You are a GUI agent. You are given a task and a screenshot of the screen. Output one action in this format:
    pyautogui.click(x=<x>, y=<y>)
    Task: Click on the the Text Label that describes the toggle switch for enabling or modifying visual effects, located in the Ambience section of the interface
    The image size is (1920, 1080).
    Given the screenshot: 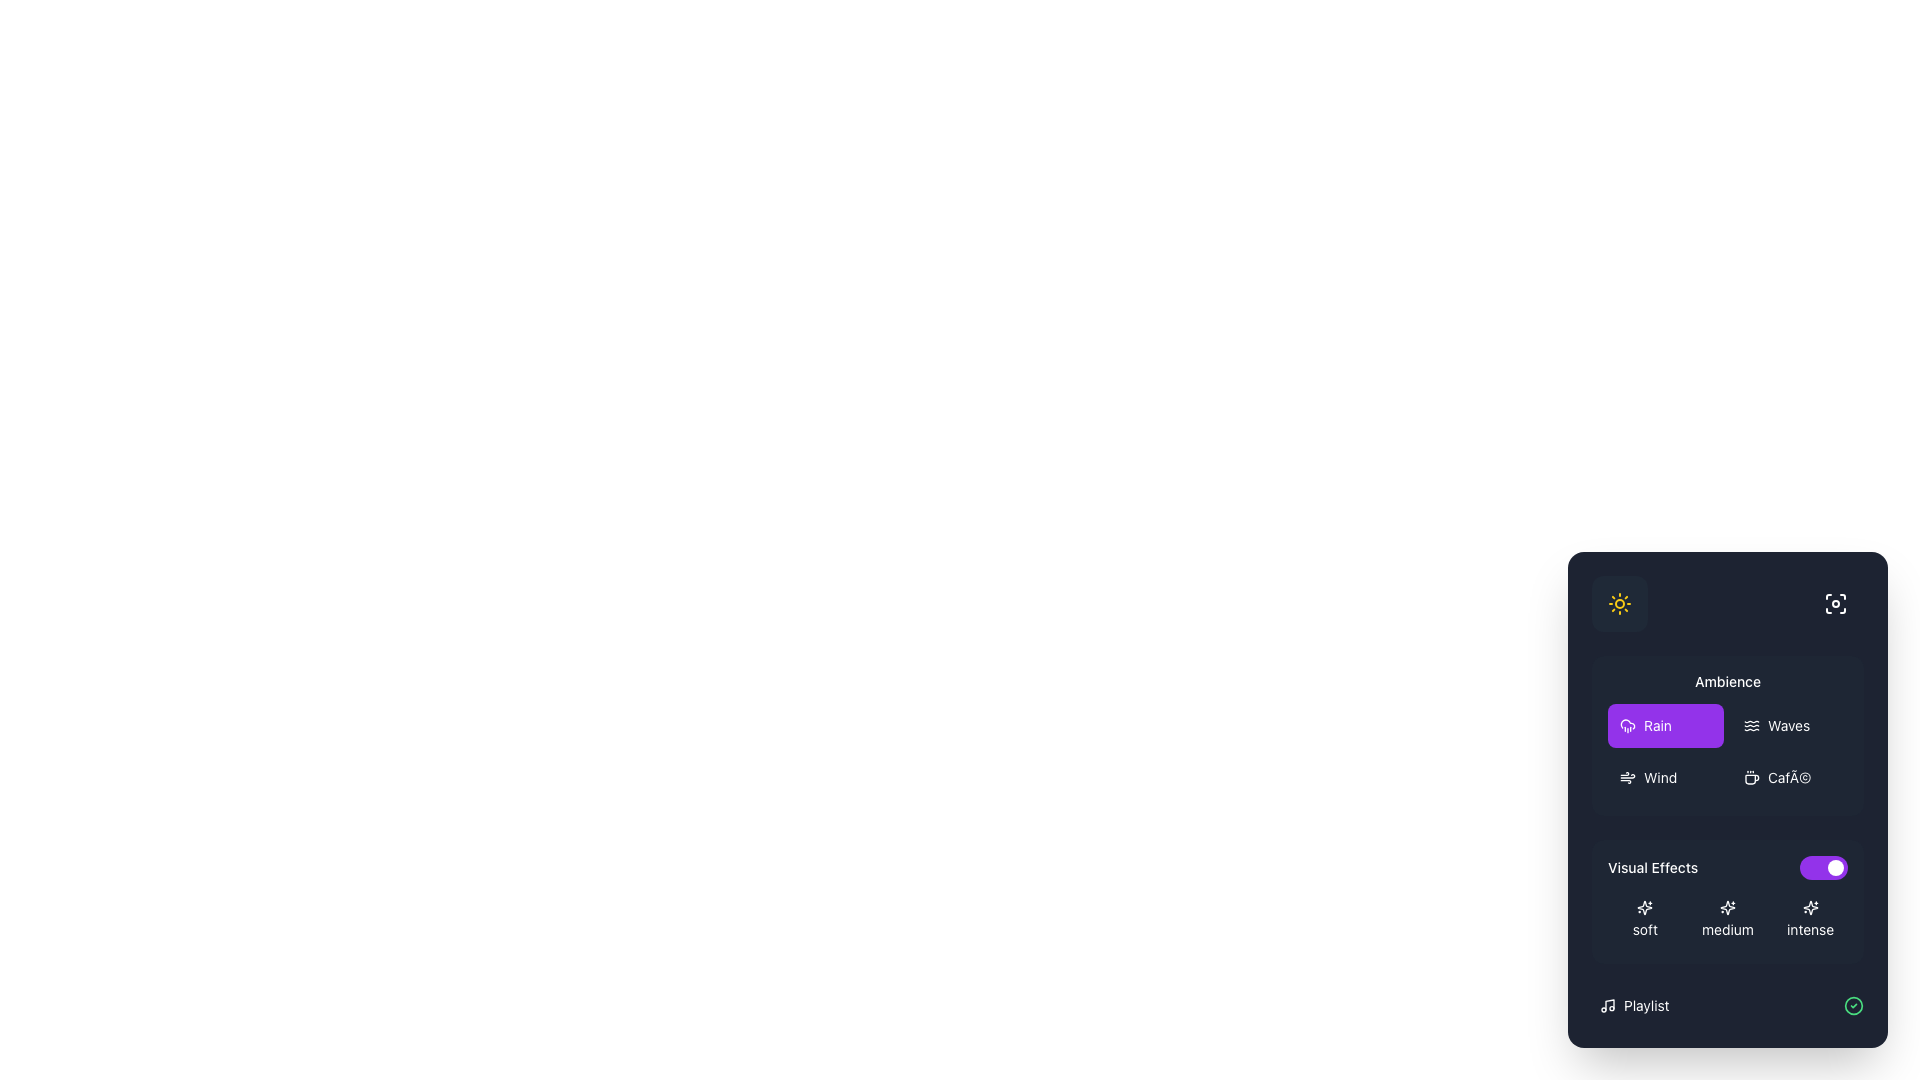 What is the action you would take?
    pyautogui.click(x=1653, y=866)
    